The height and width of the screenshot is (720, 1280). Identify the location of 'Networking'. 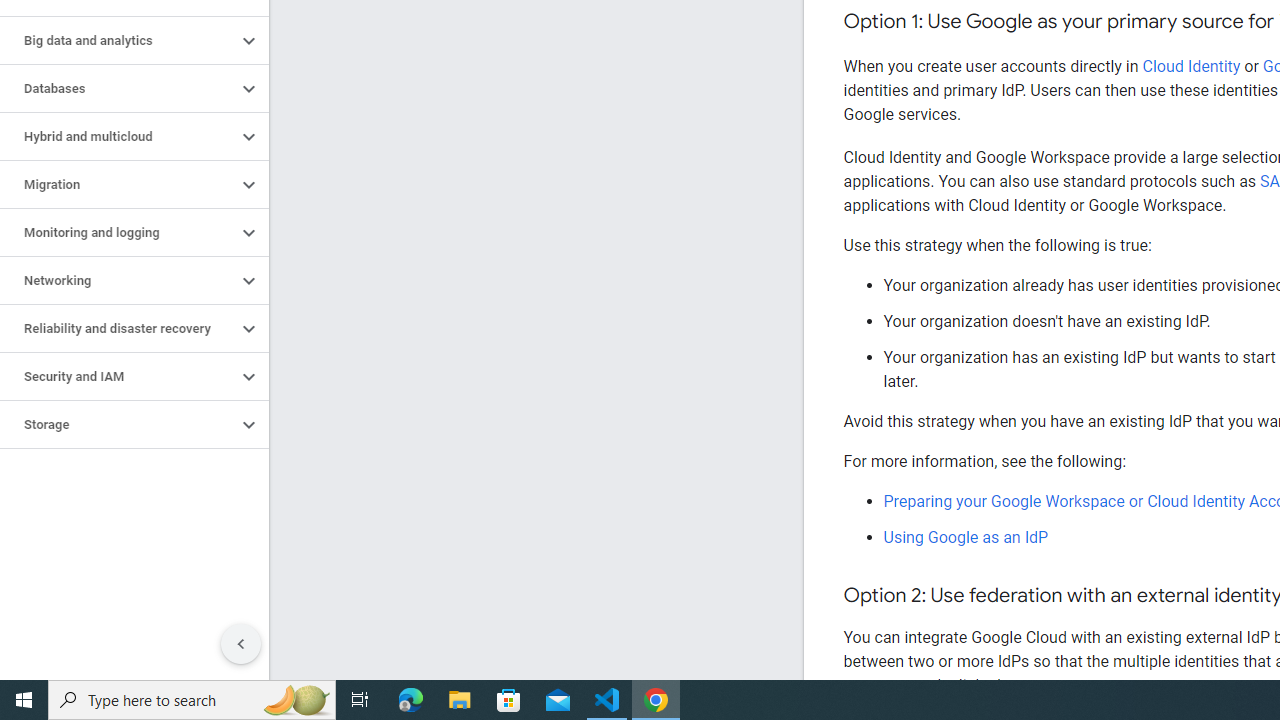
(117, 281).